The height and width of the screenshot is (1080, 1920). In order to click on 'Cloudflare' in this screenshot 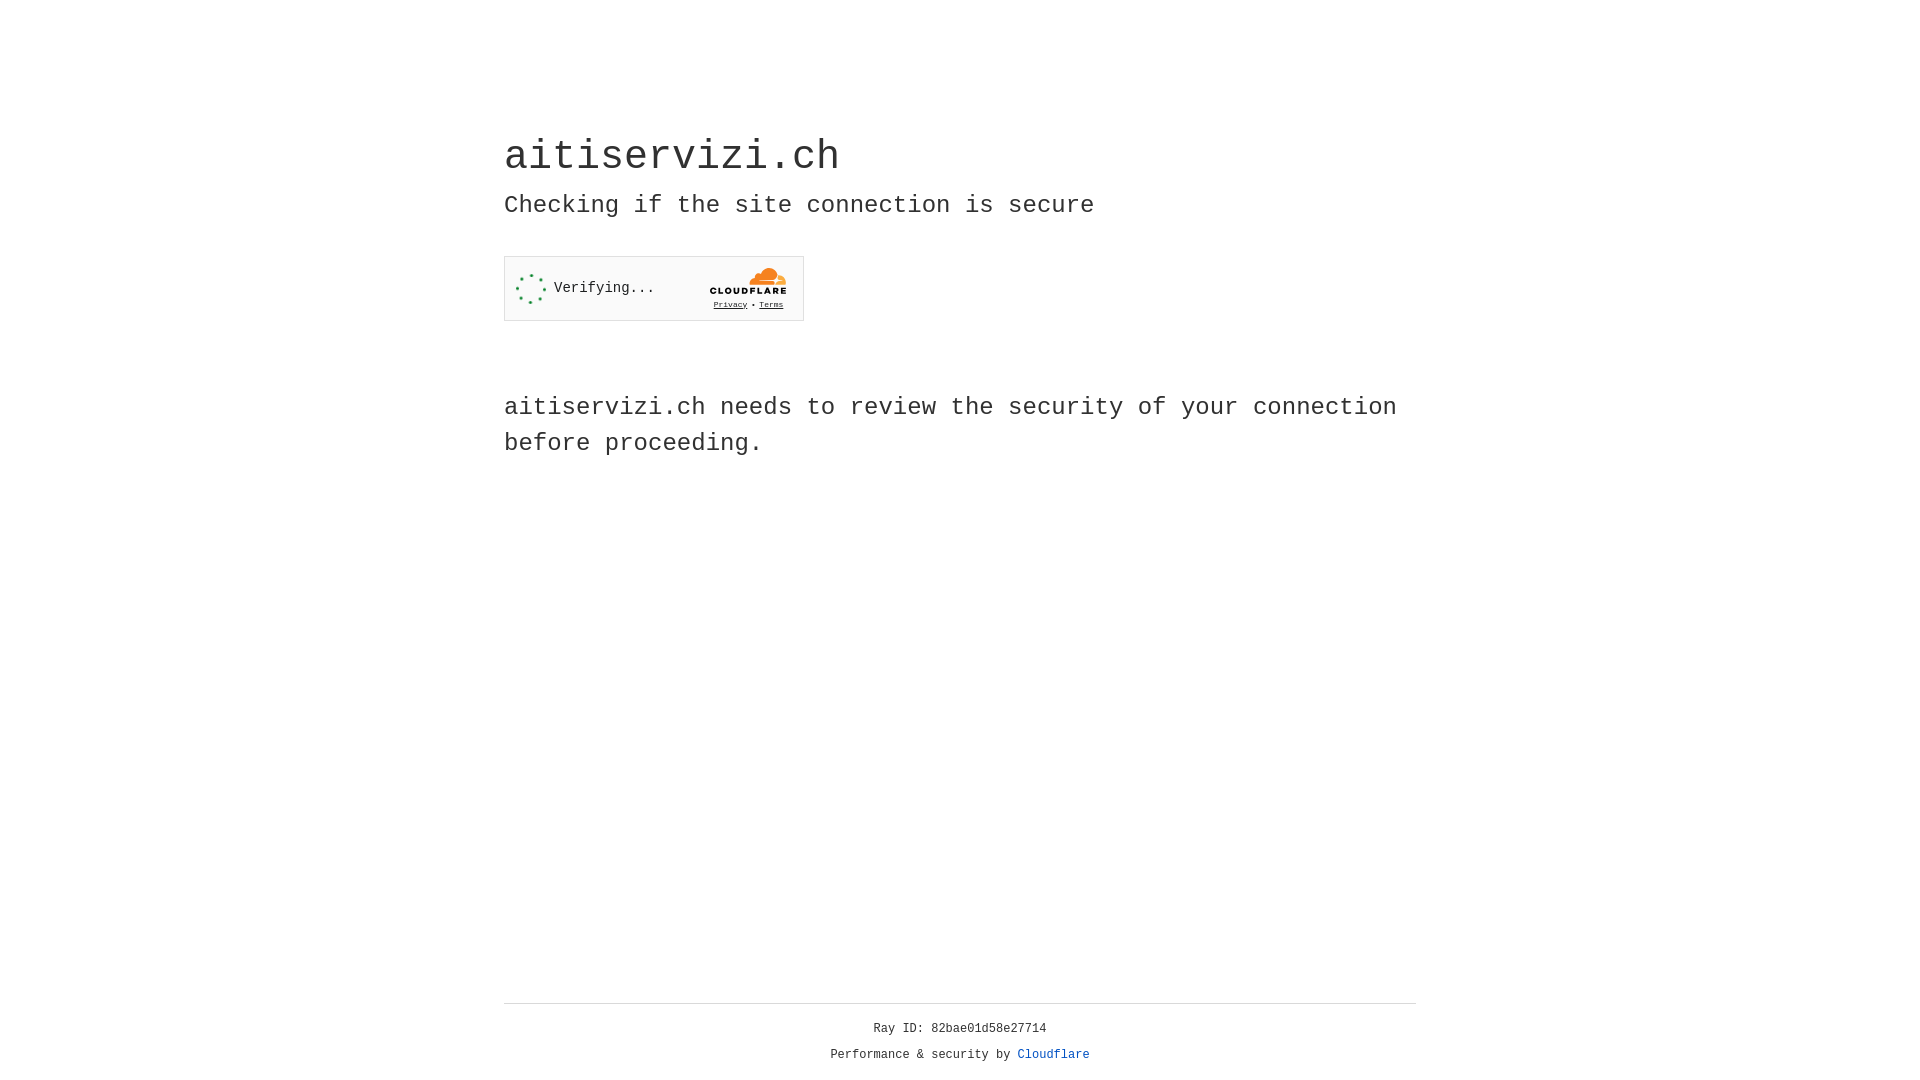, I will do `click(1053, 1054)`.